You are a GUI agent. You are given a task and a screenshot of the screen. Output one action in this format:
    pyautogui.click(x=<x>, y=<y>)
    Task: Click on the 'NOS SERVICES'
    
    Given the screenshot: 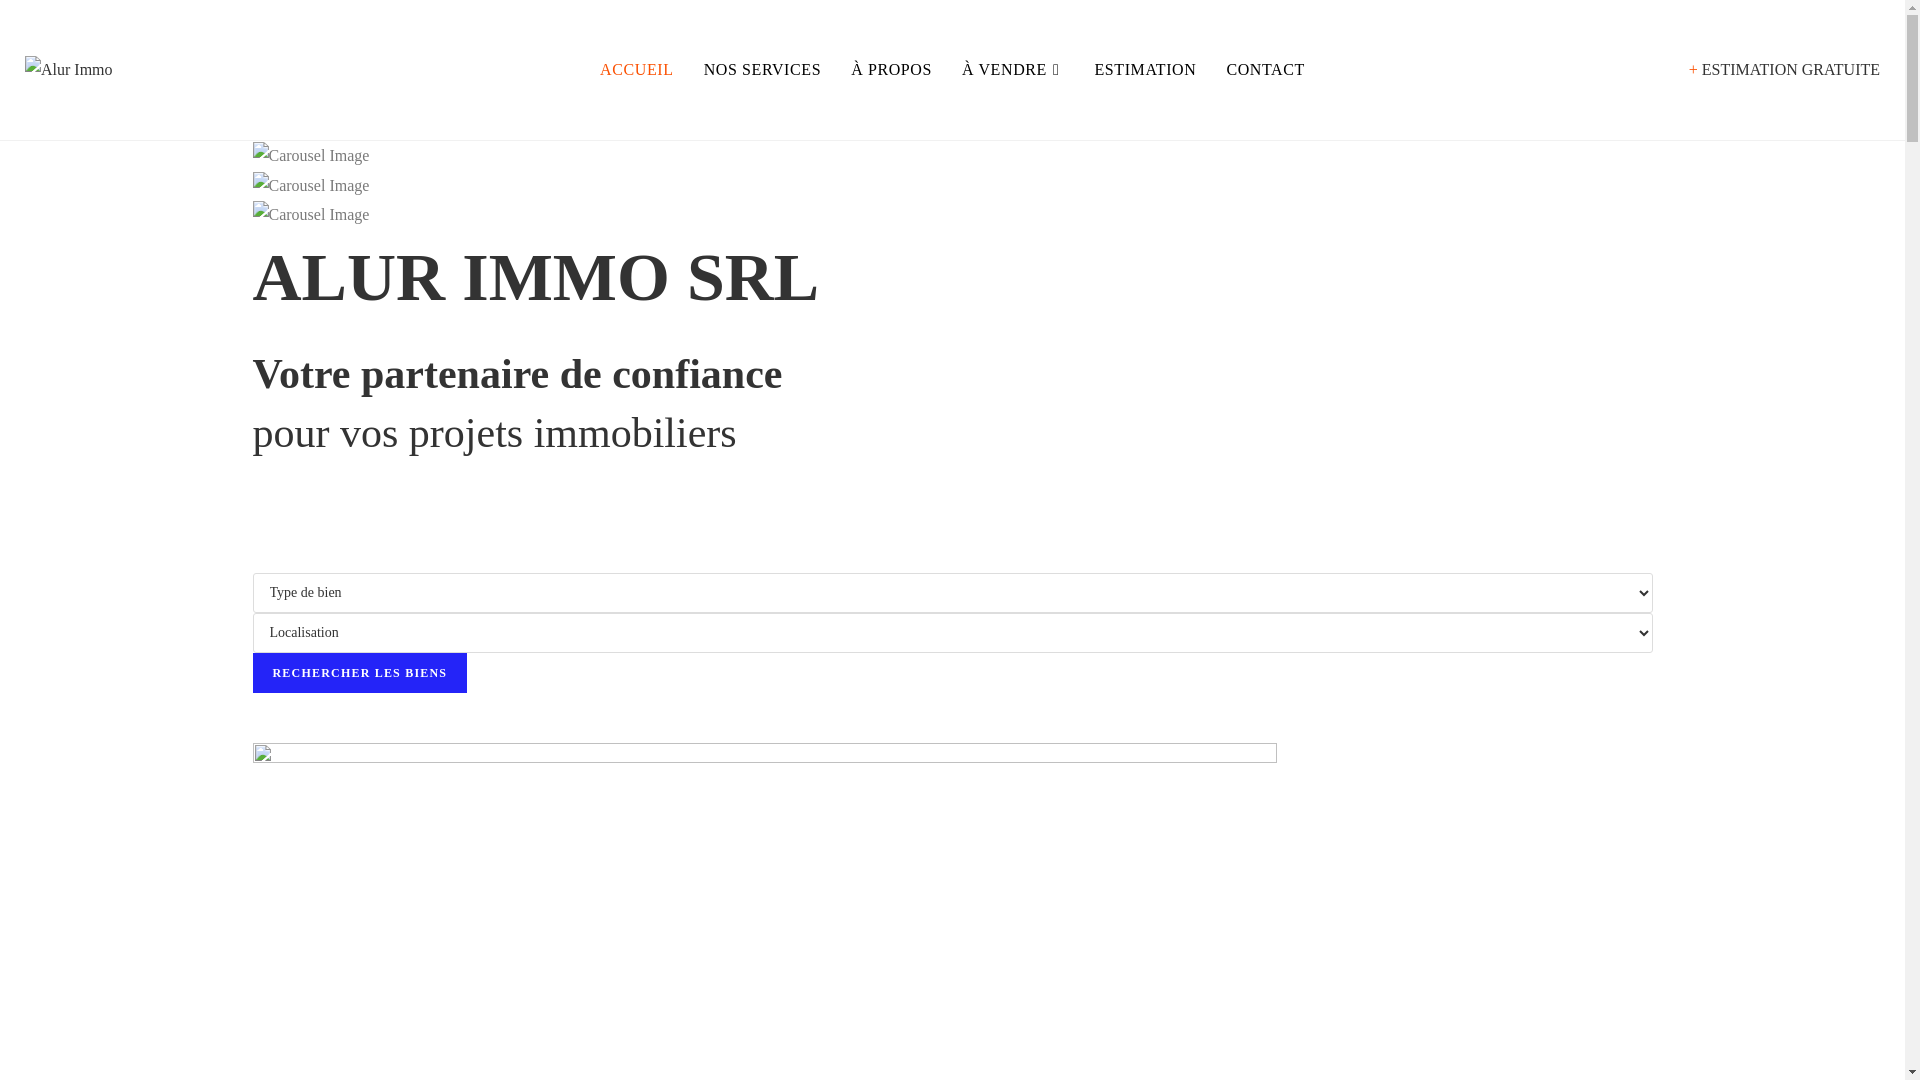 What is the action you would take?
    pyautogui.click(x=762, y=68)
    